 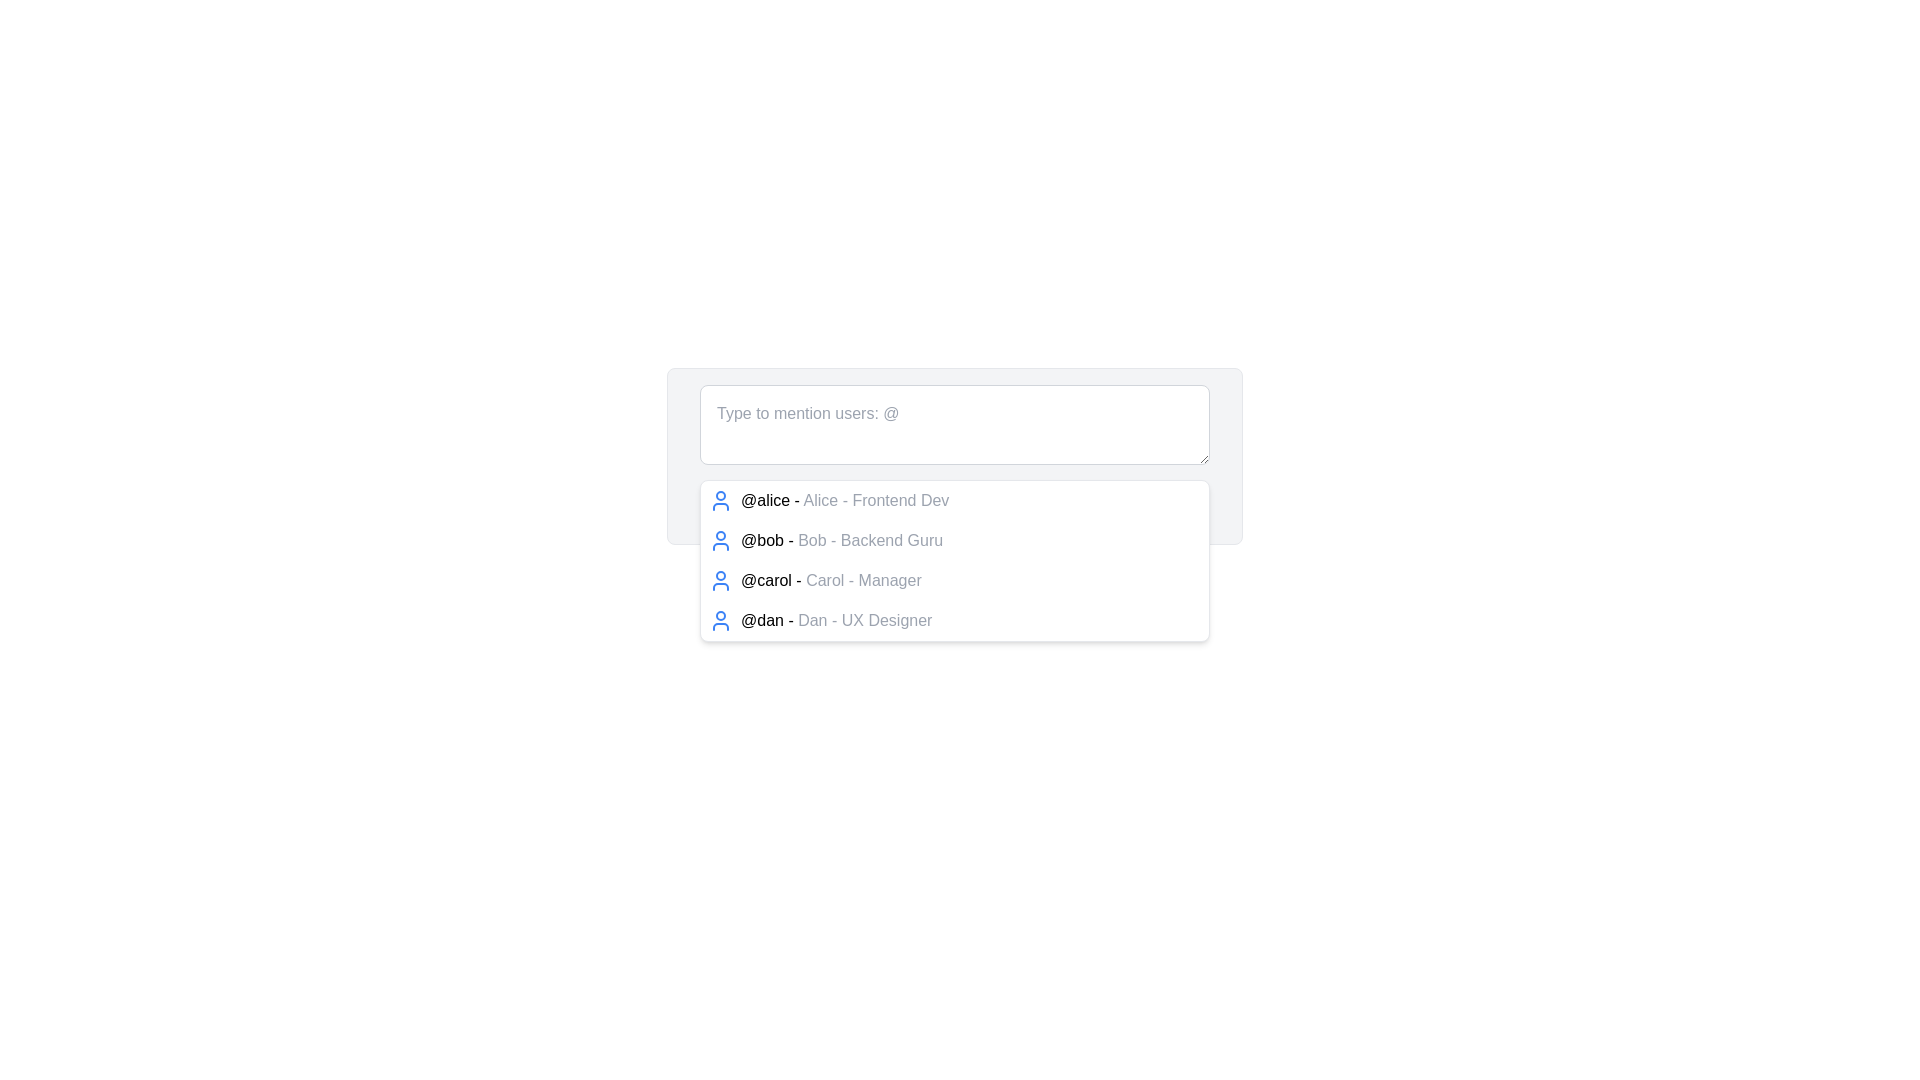 What do you see at coordinates (954, 560) in the screenshot?
I see `the second item in the dropdown menu which represents '@bob - Bob - Backend Guru'` at bounding box center [954, 560].